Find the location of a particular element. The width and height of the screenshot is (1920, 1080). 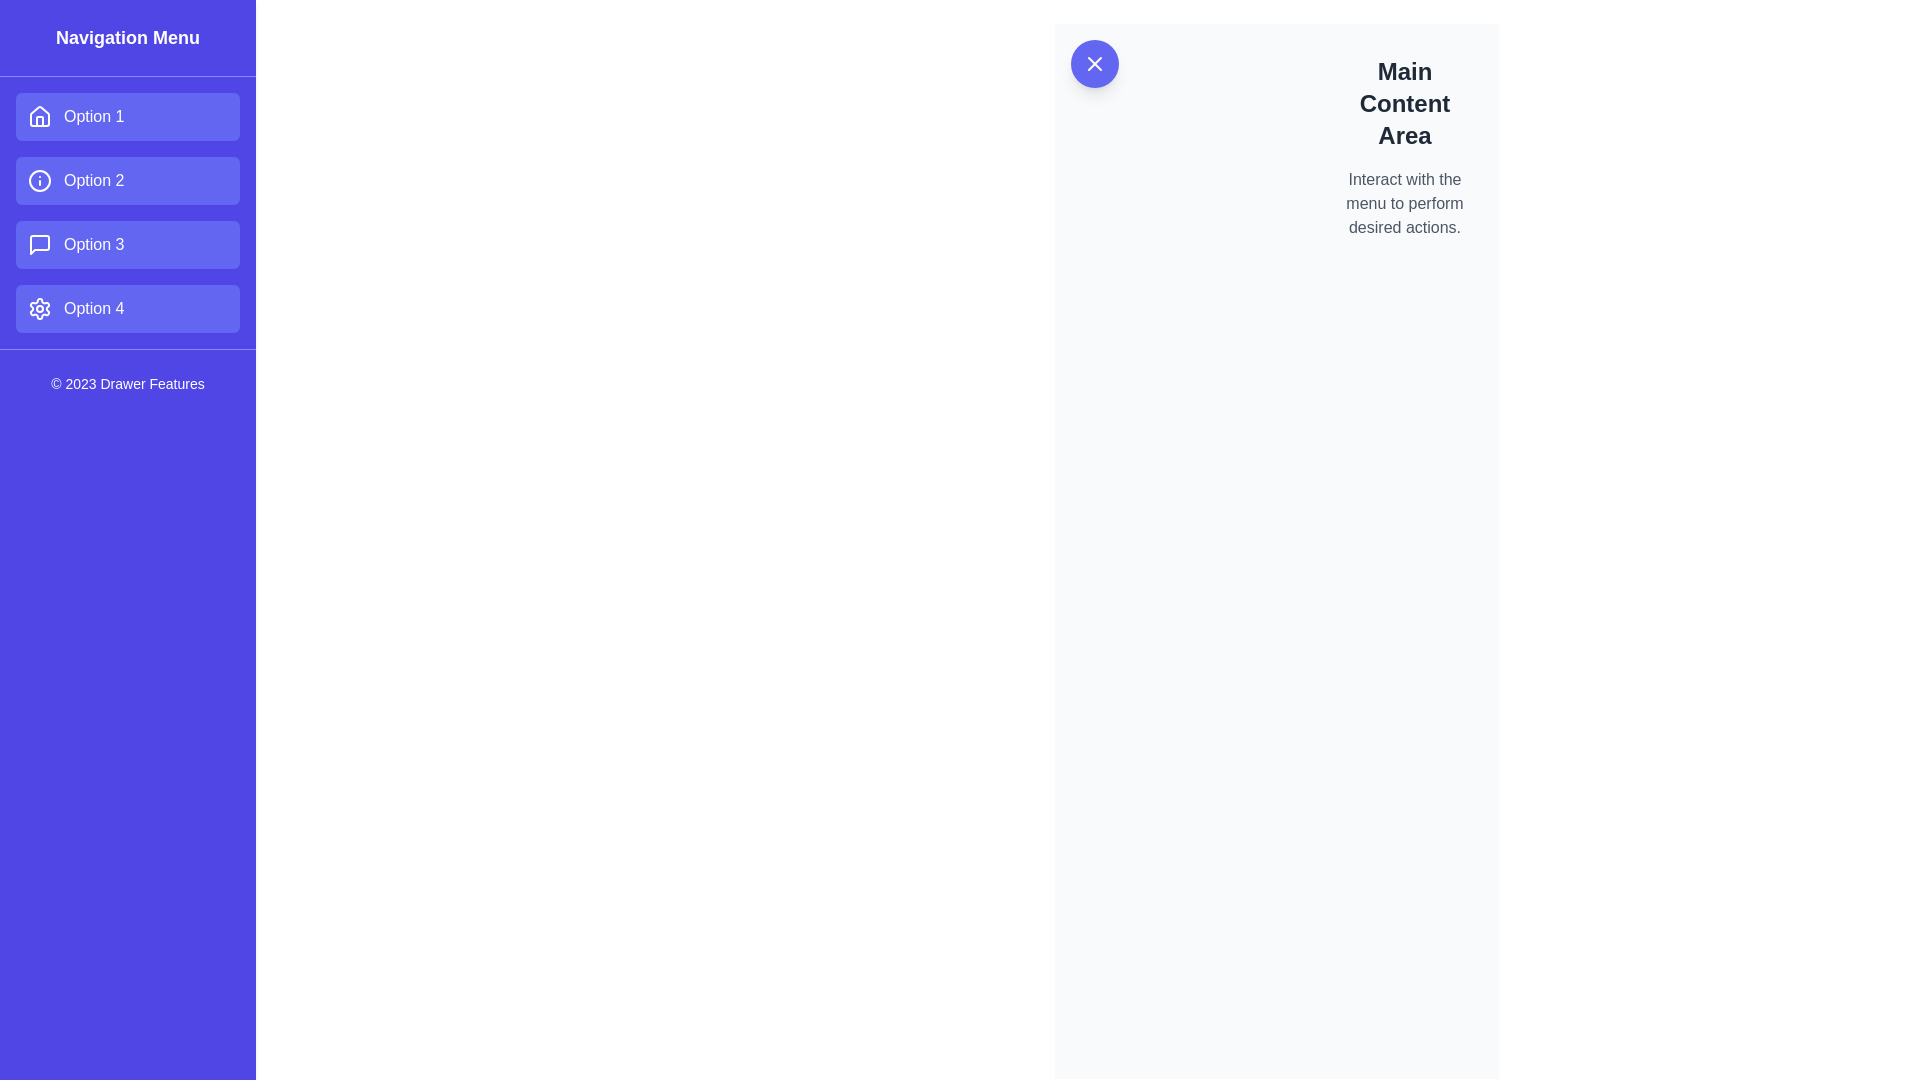

the decorative icon located to the left of the 'Option 3' menu item in the vertical navigation menu is located at coordinates (39, 244).